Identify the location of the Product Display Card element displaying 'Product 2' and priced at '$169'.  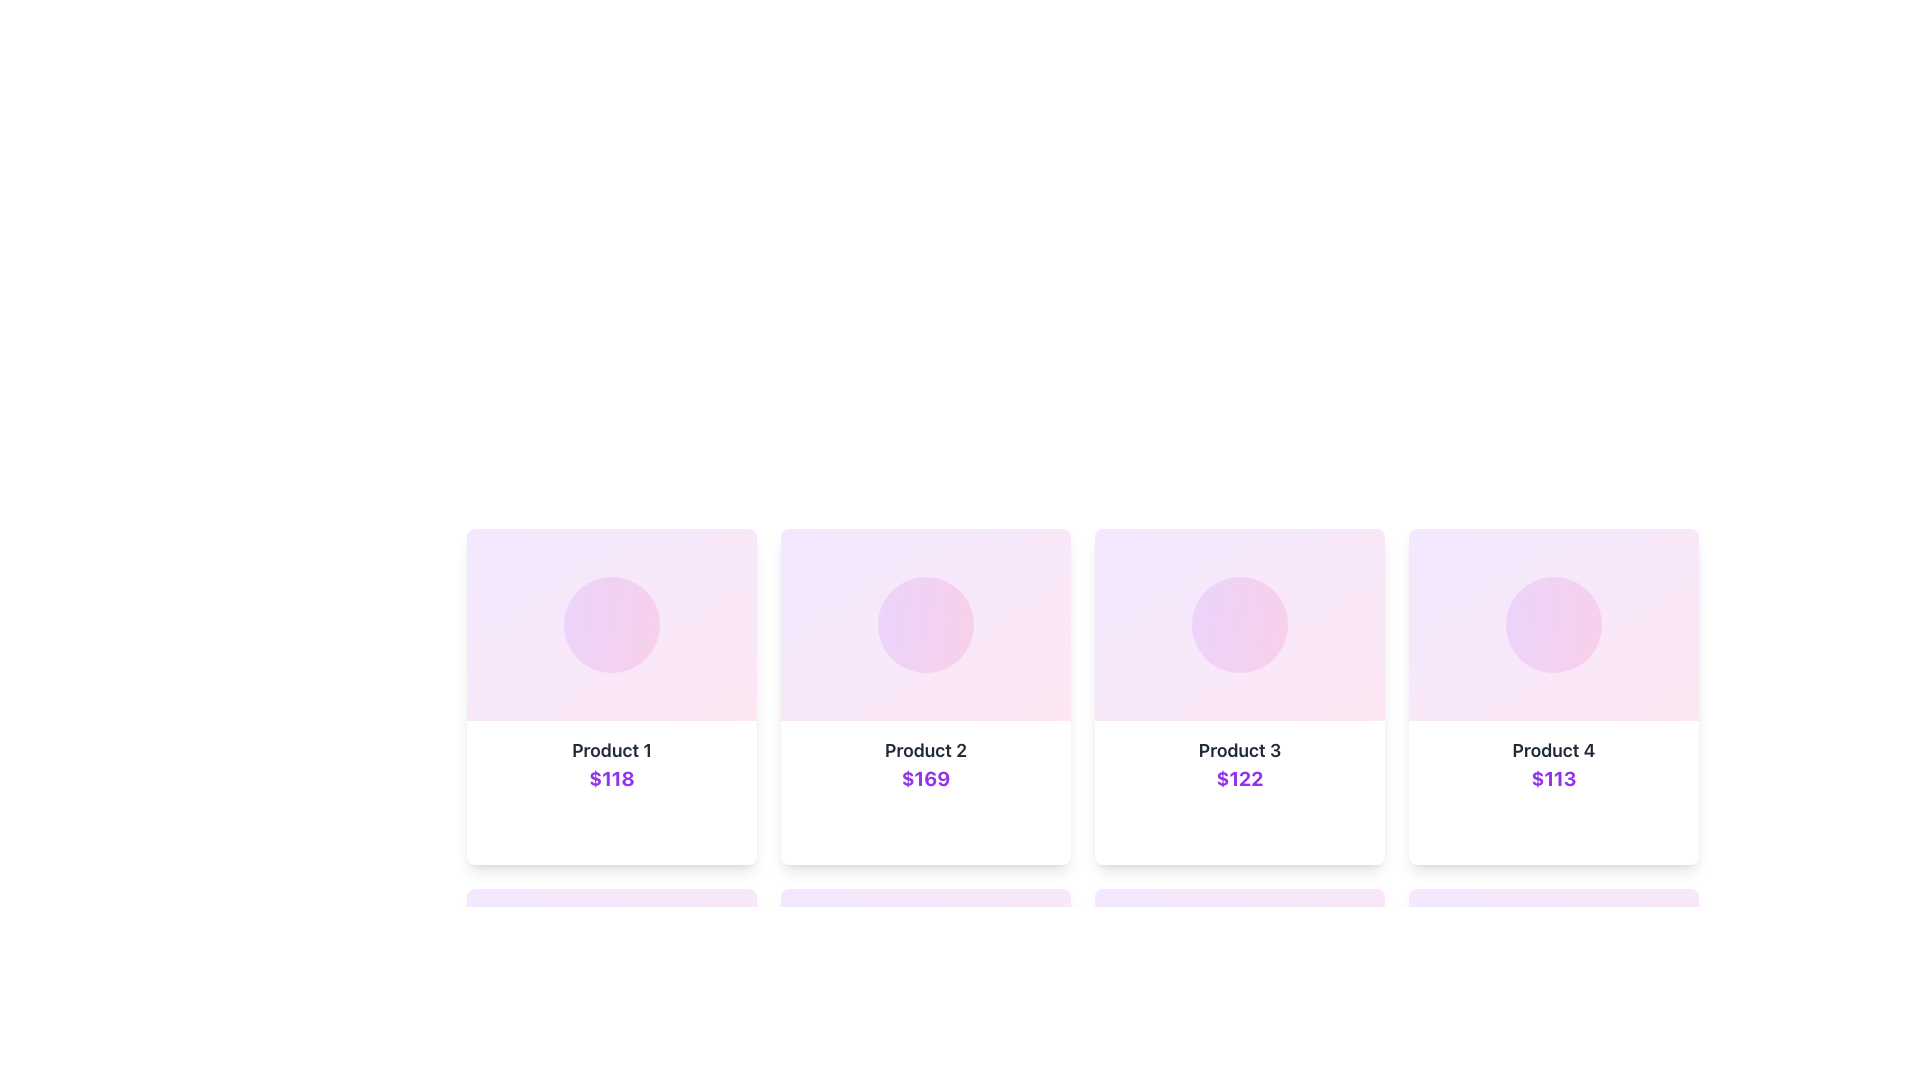
(925, 792).